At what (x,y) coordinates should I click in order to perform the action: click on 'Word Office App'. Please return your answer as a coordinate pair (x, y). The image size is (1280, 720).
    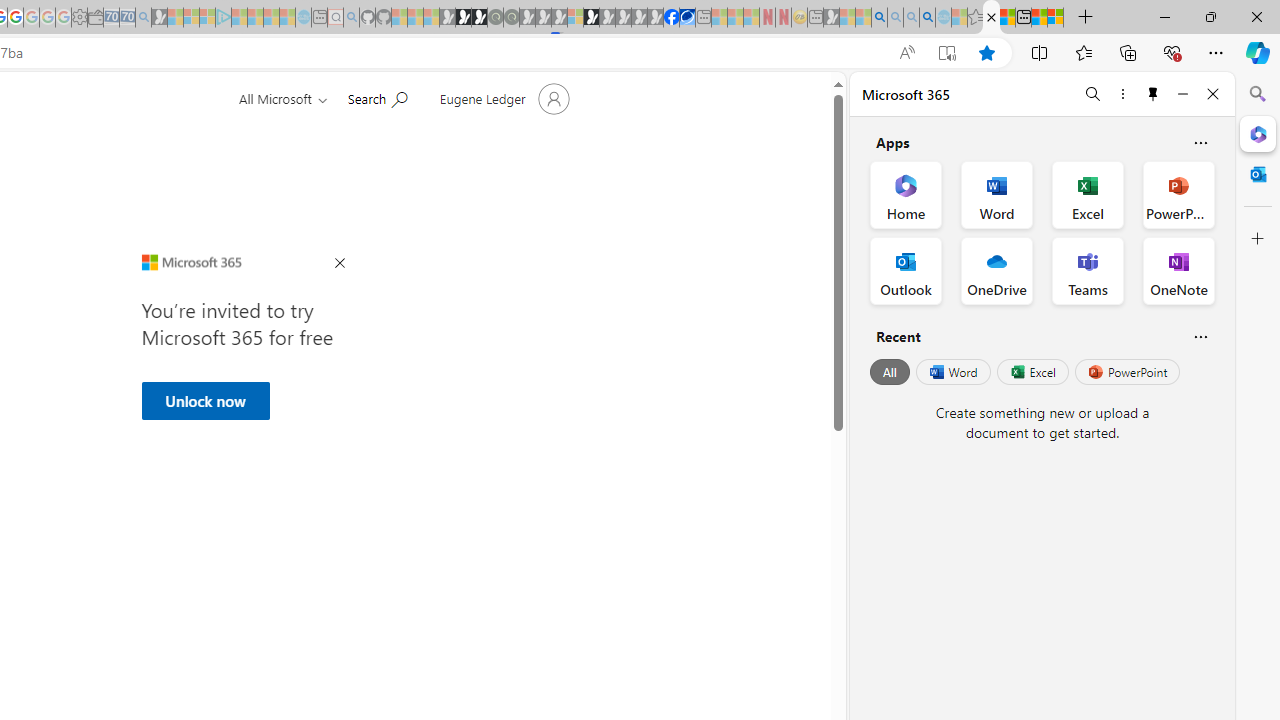
    Looking at the image, I should click on (997, 195).